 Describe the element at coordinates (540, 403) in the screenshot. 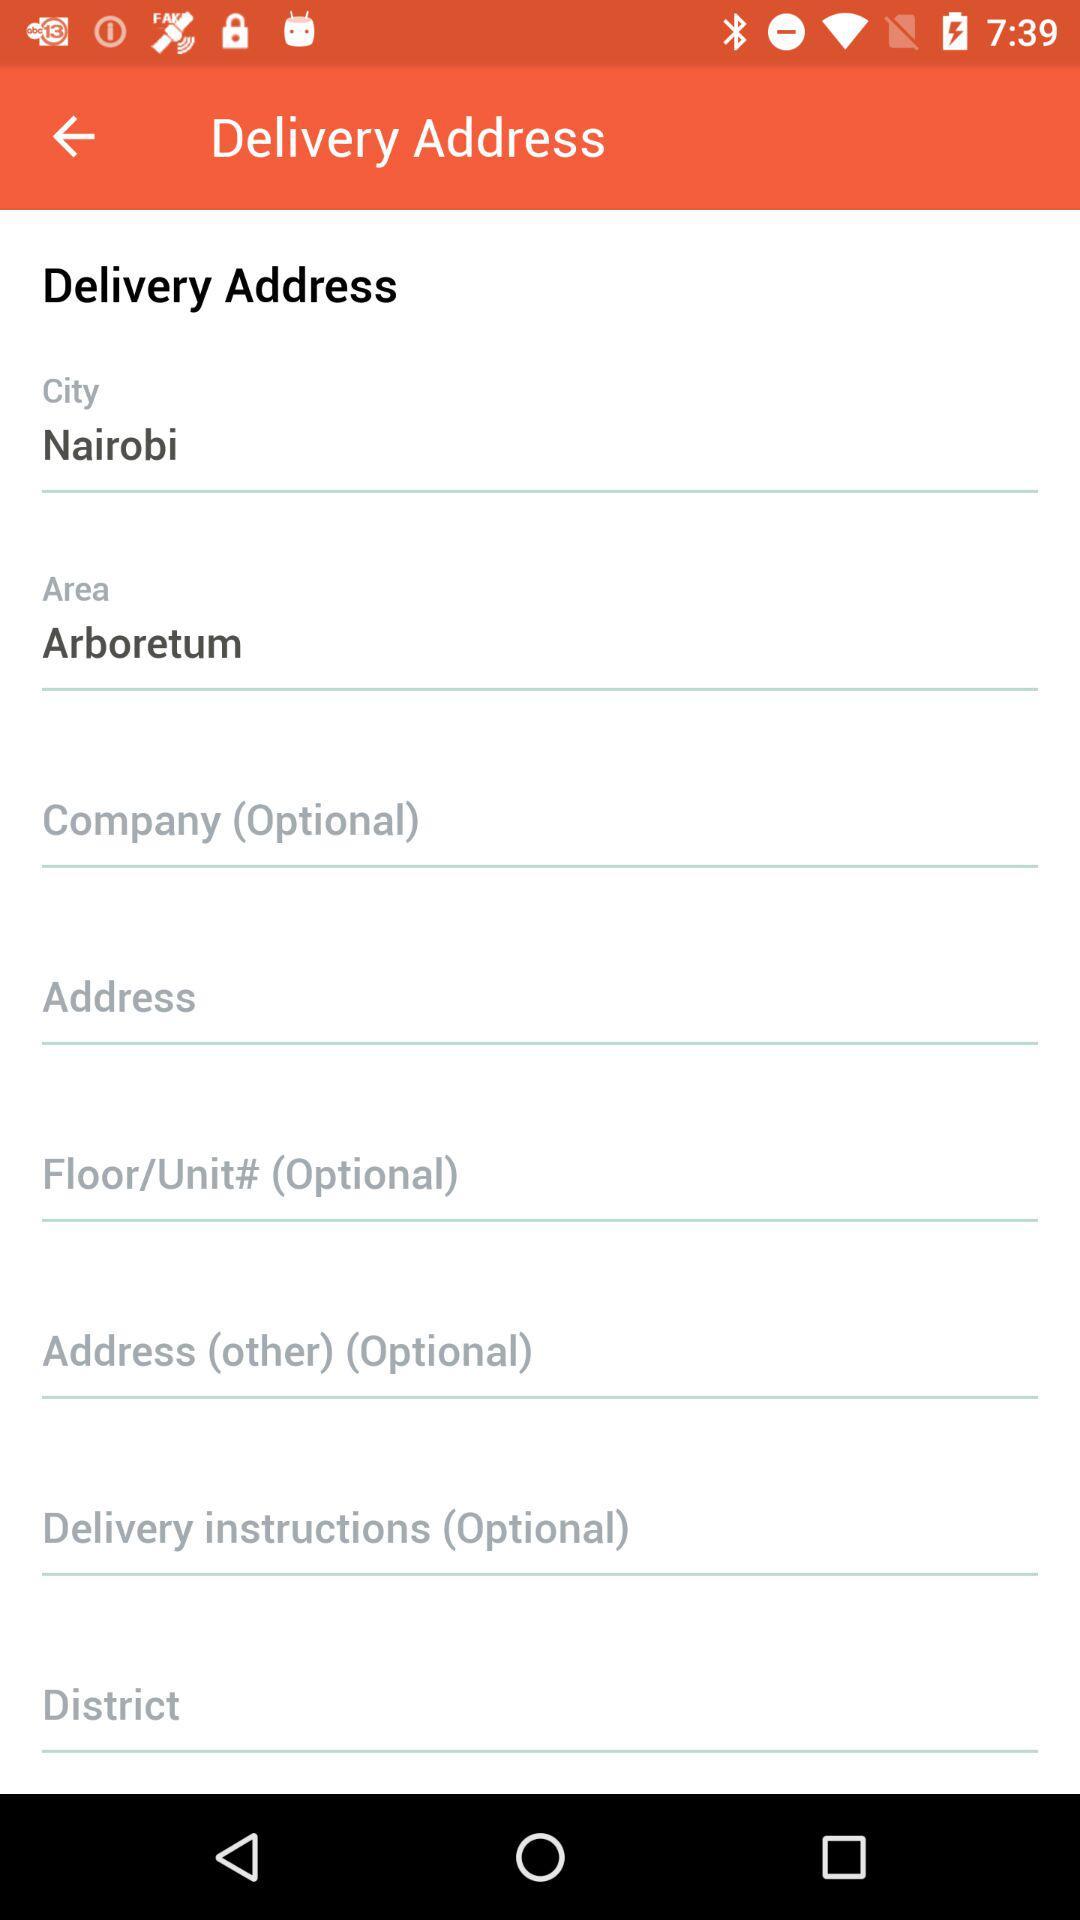

I see `icon below delivery address icon` at that location.